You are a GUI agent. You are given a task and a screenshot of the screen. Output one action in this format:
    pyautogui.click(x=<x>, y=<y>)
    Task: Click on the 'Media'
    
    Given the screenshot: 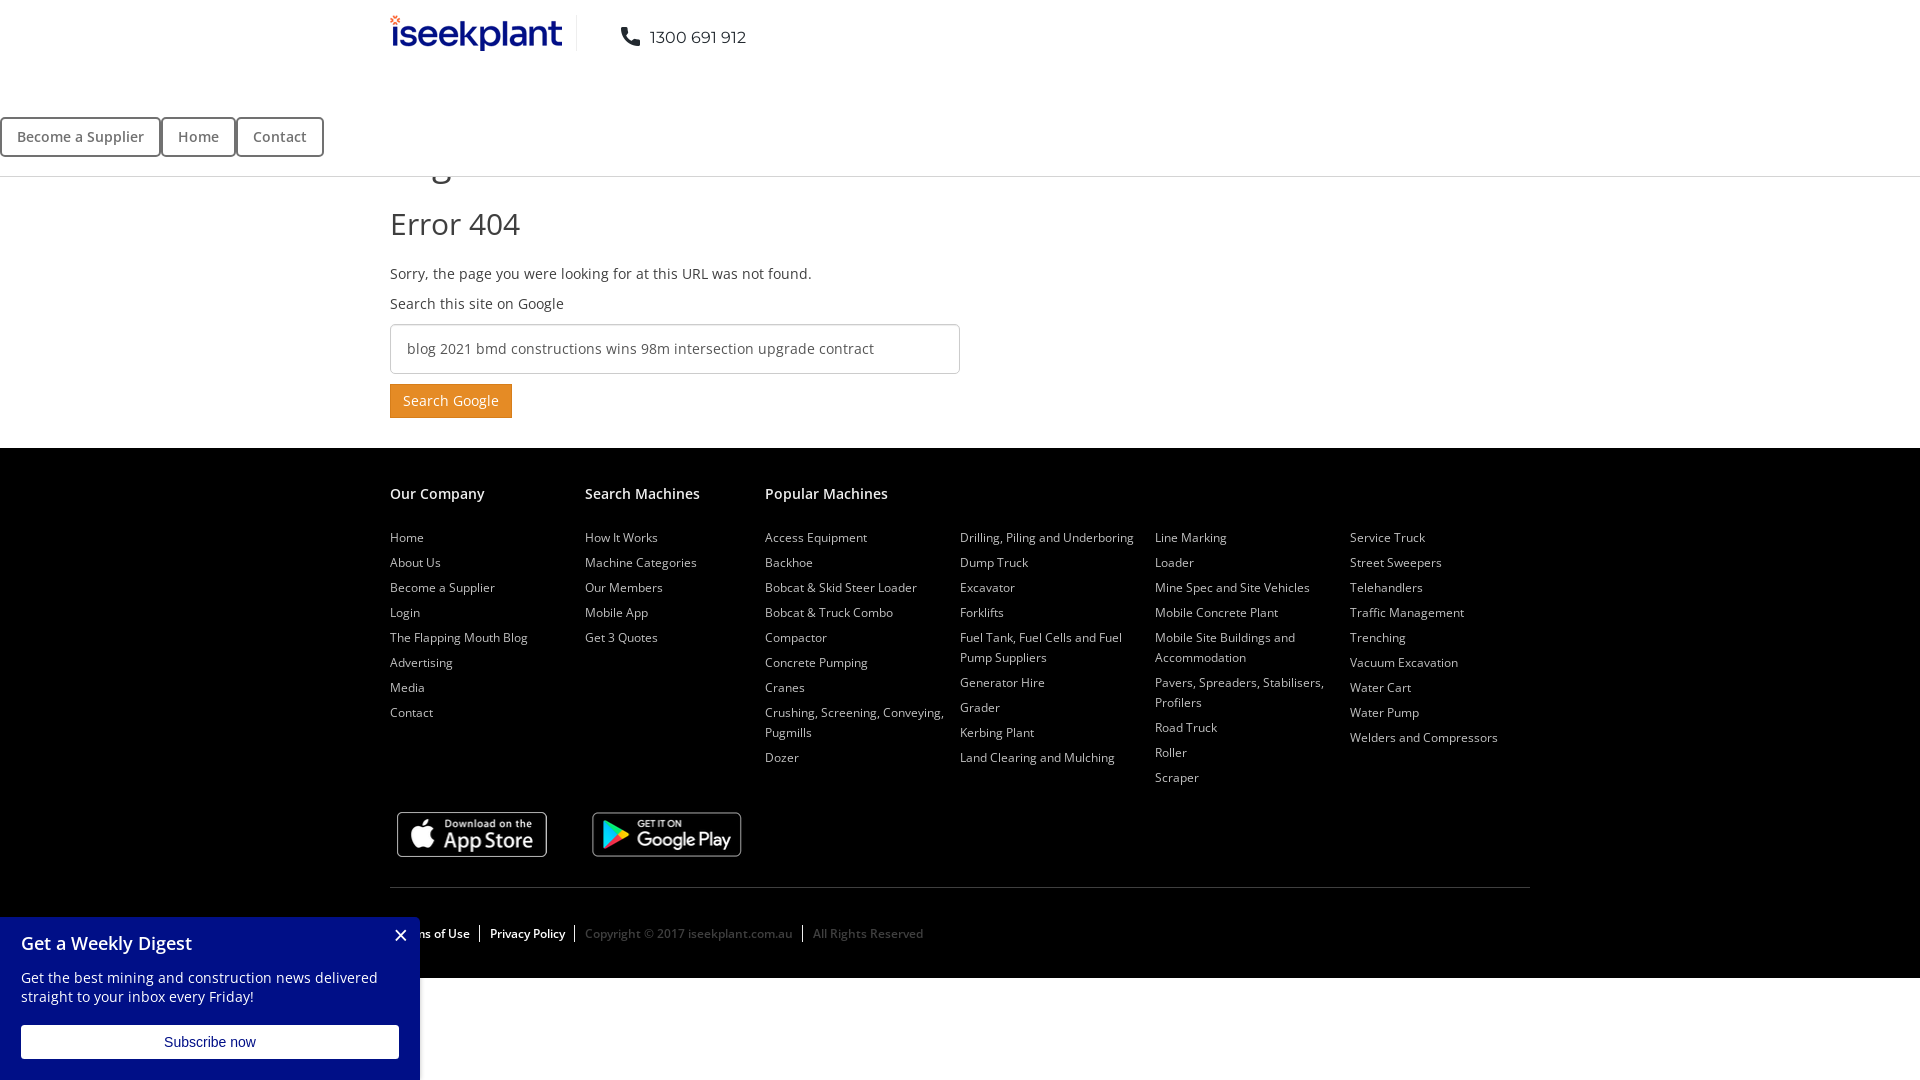 What is the action you would take?
    pyautogui.click(x=406, y=686)
    